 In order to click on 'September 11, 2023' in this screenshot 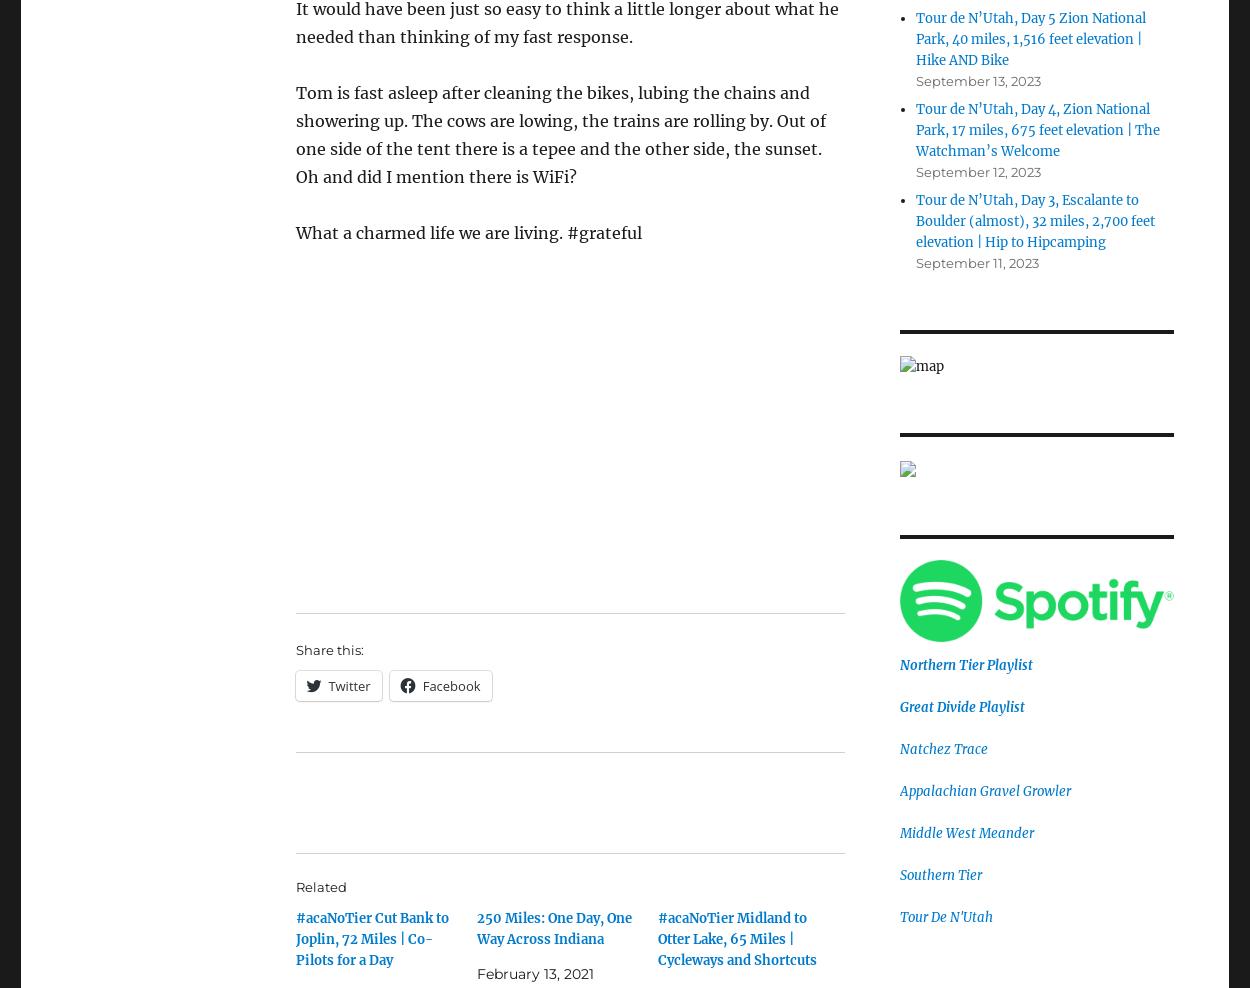, I will do `click(975, 261)`.